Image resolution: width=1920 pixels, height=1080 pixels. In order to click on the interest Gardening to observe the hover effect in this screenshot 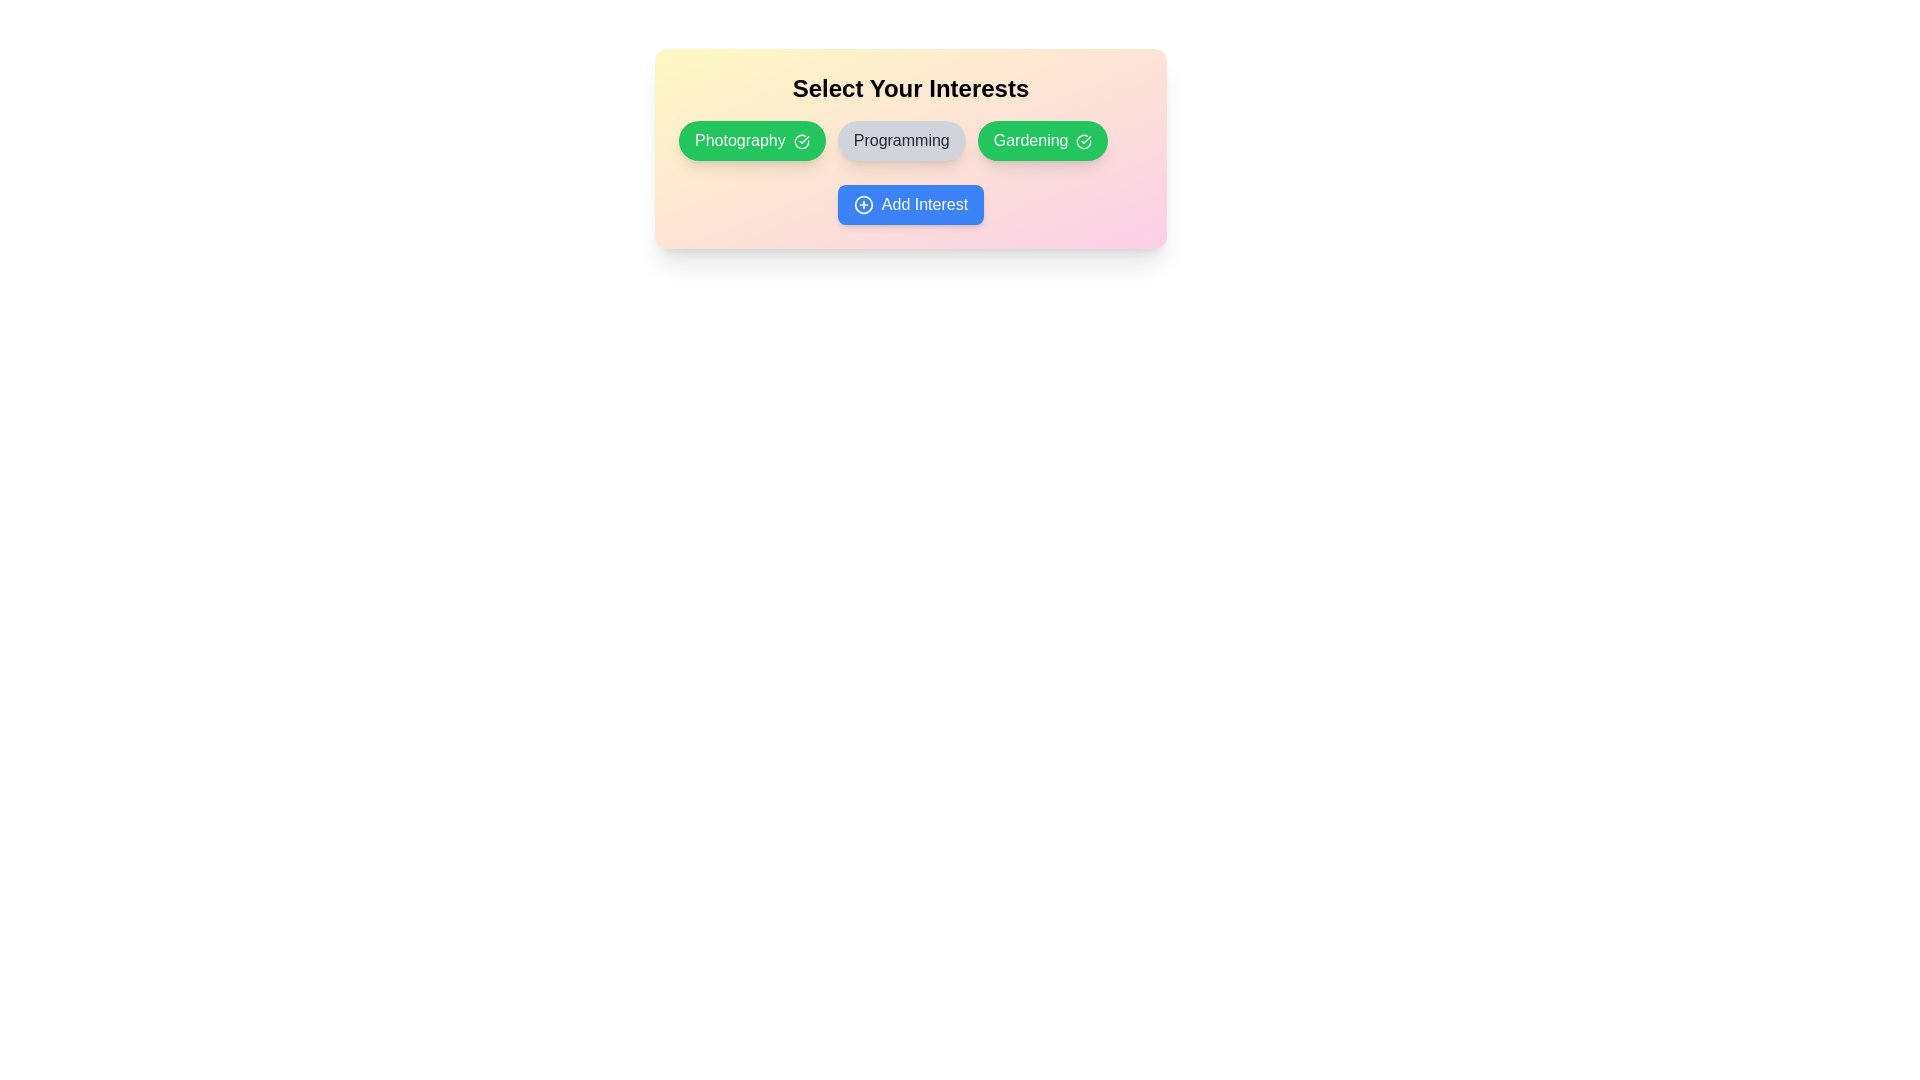, I will do `click(1041, 140)`.